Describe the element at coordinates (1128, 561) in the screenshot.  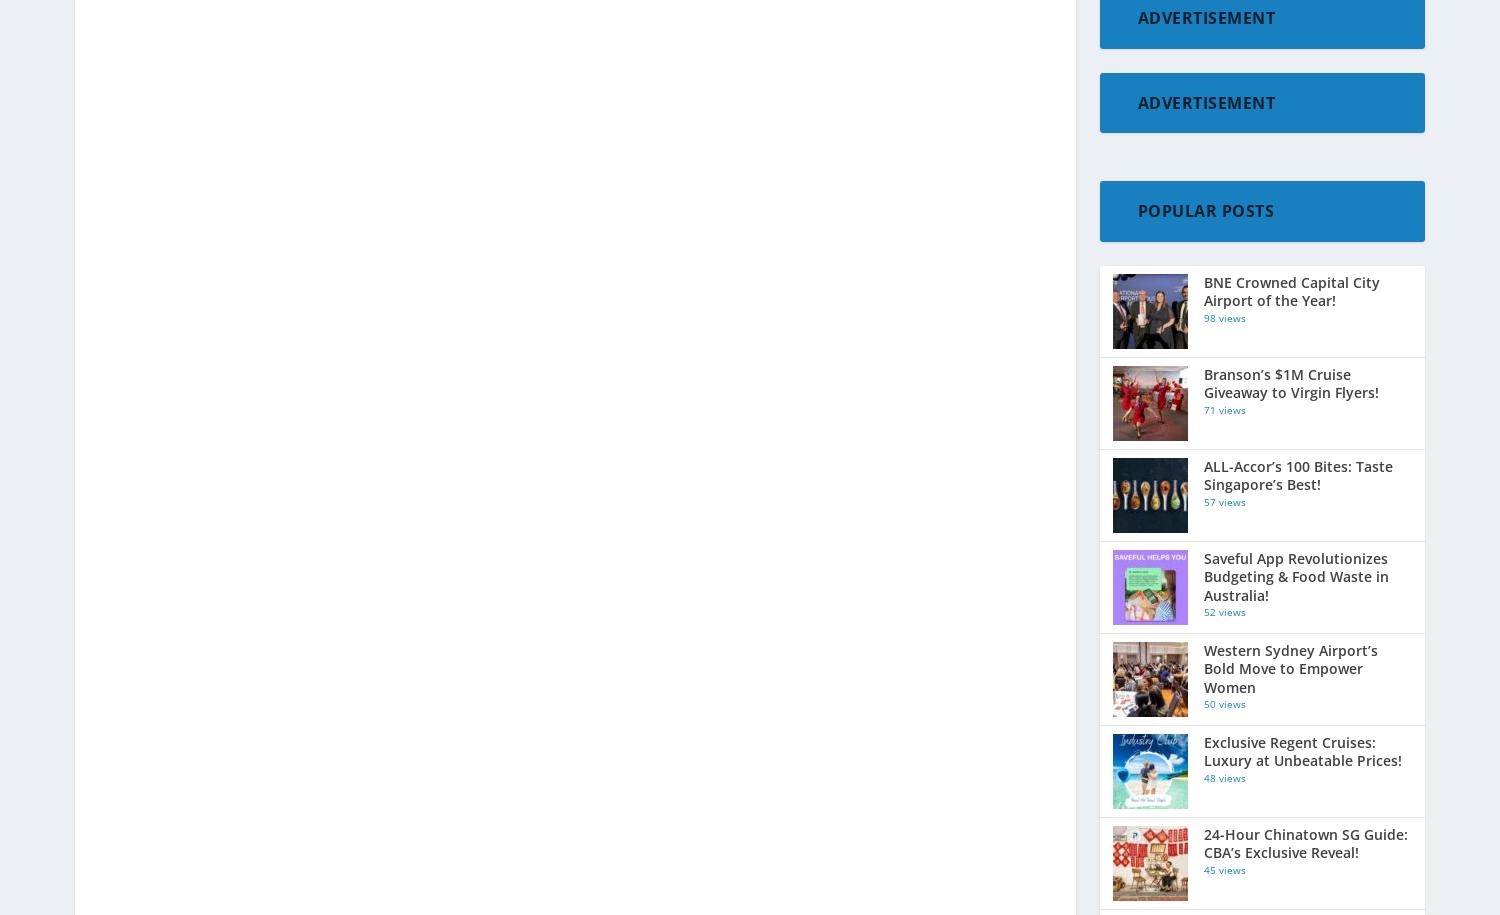
I see `'Mice'` at that location.